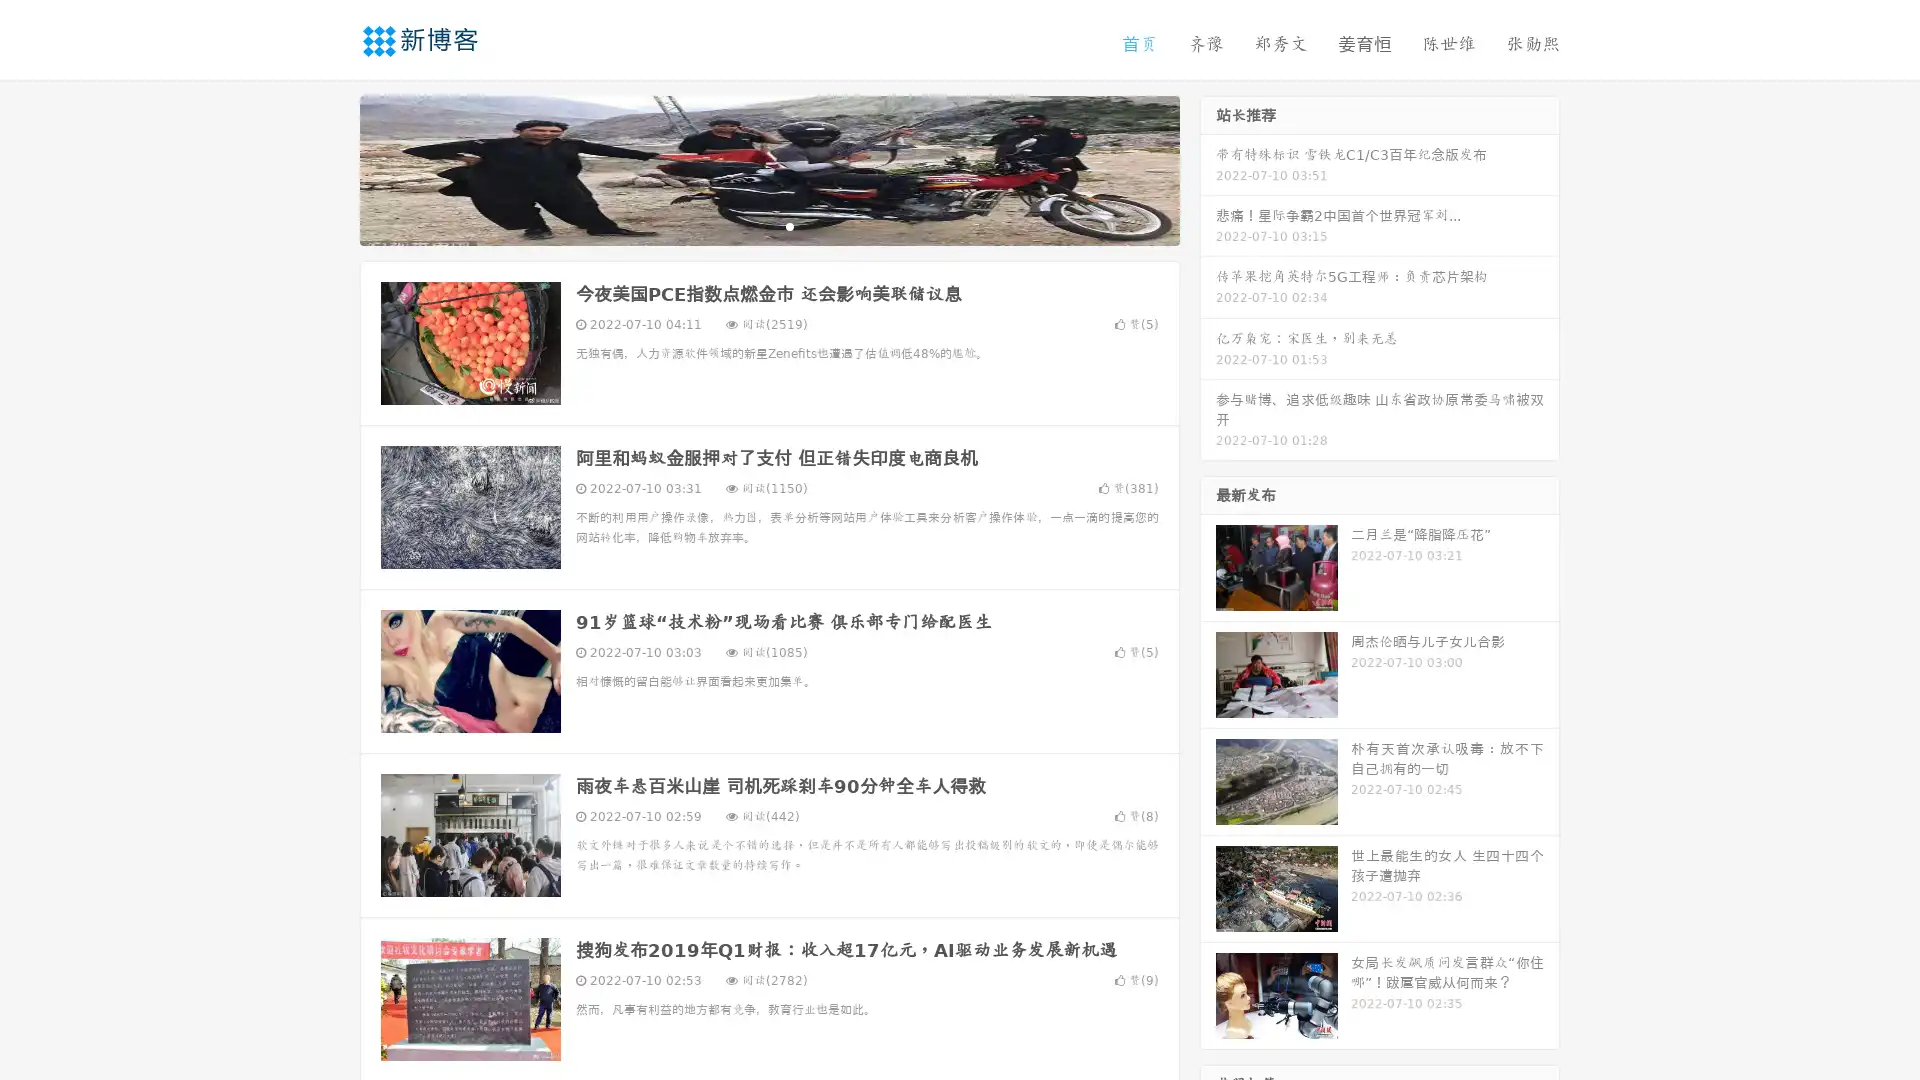 The image size is (1920, 1080). Describe the element at coordinates (748, 225) in the screenshot. I see `Go to slide 1` at that location.